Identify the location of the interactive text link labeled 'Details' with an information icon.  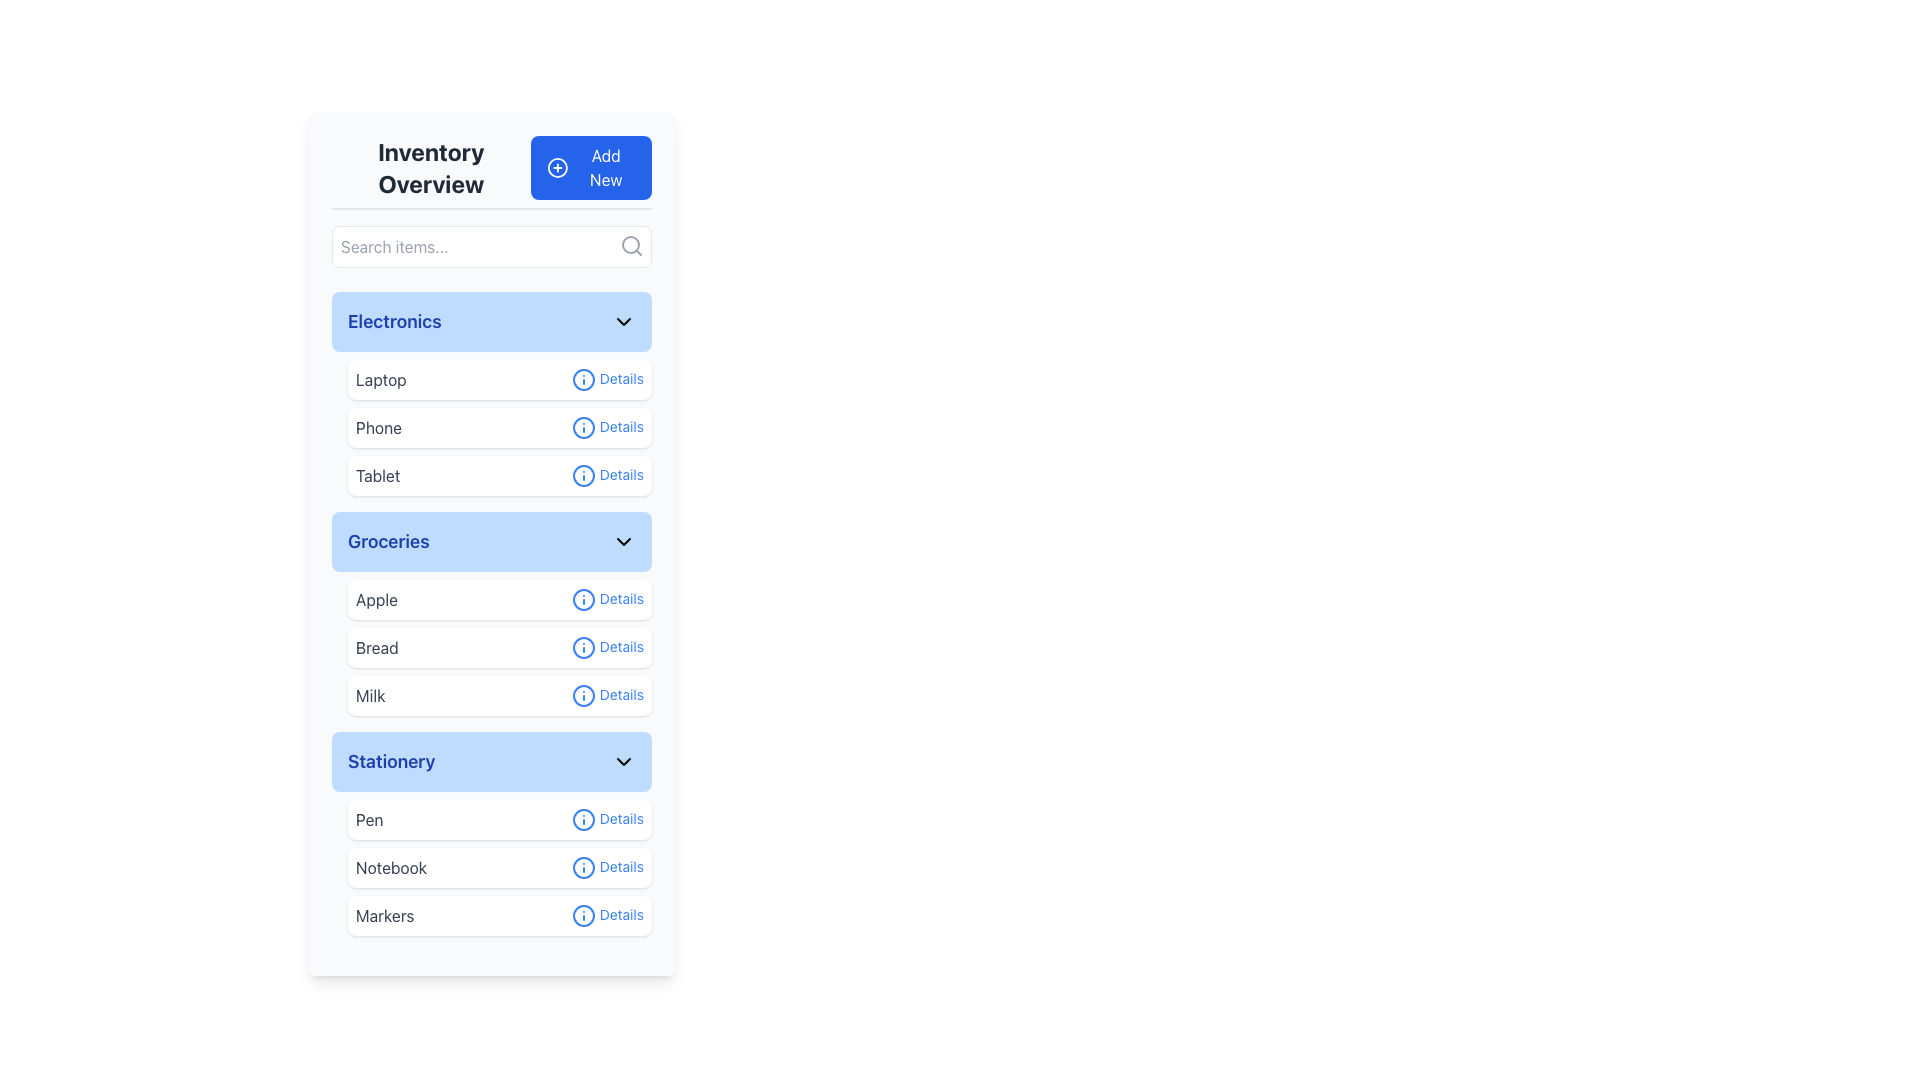
(606, 866).